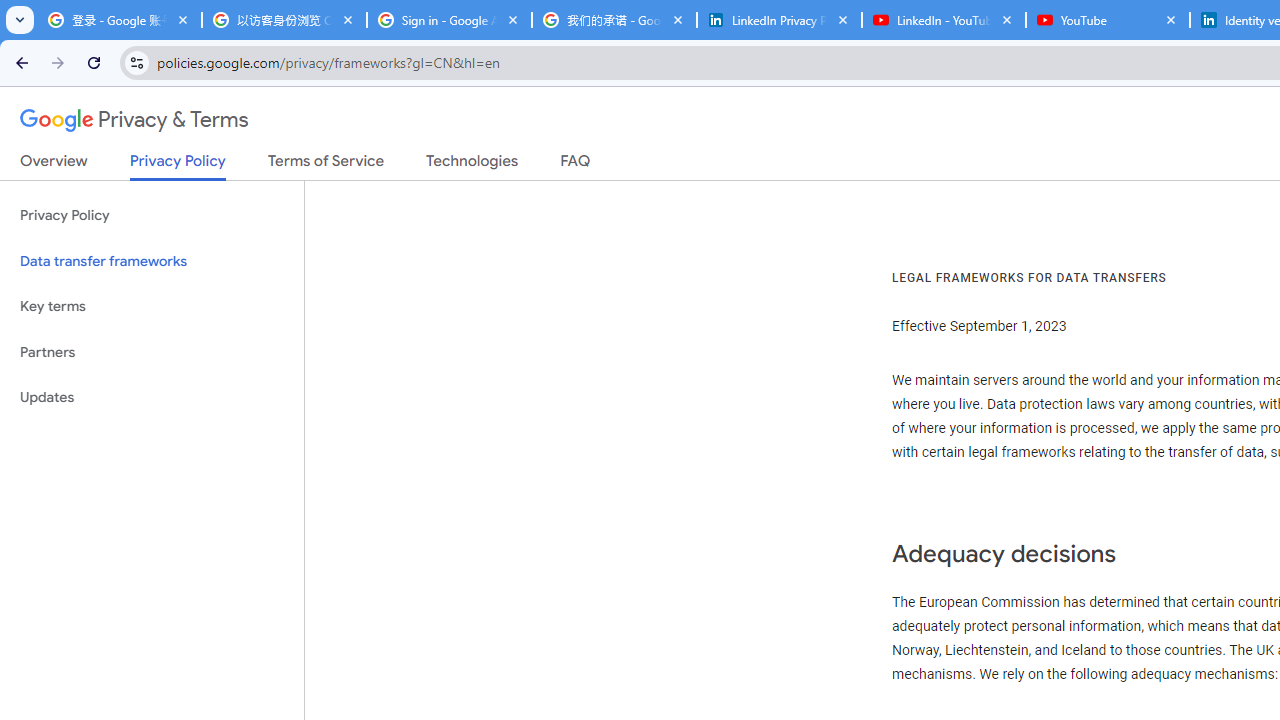 The image size is (1280, 720). What do you see at coordinates (448, 20) in the screenshot?
I see `'Sign in - Google Accounts'` at bounding box center [448, 20].